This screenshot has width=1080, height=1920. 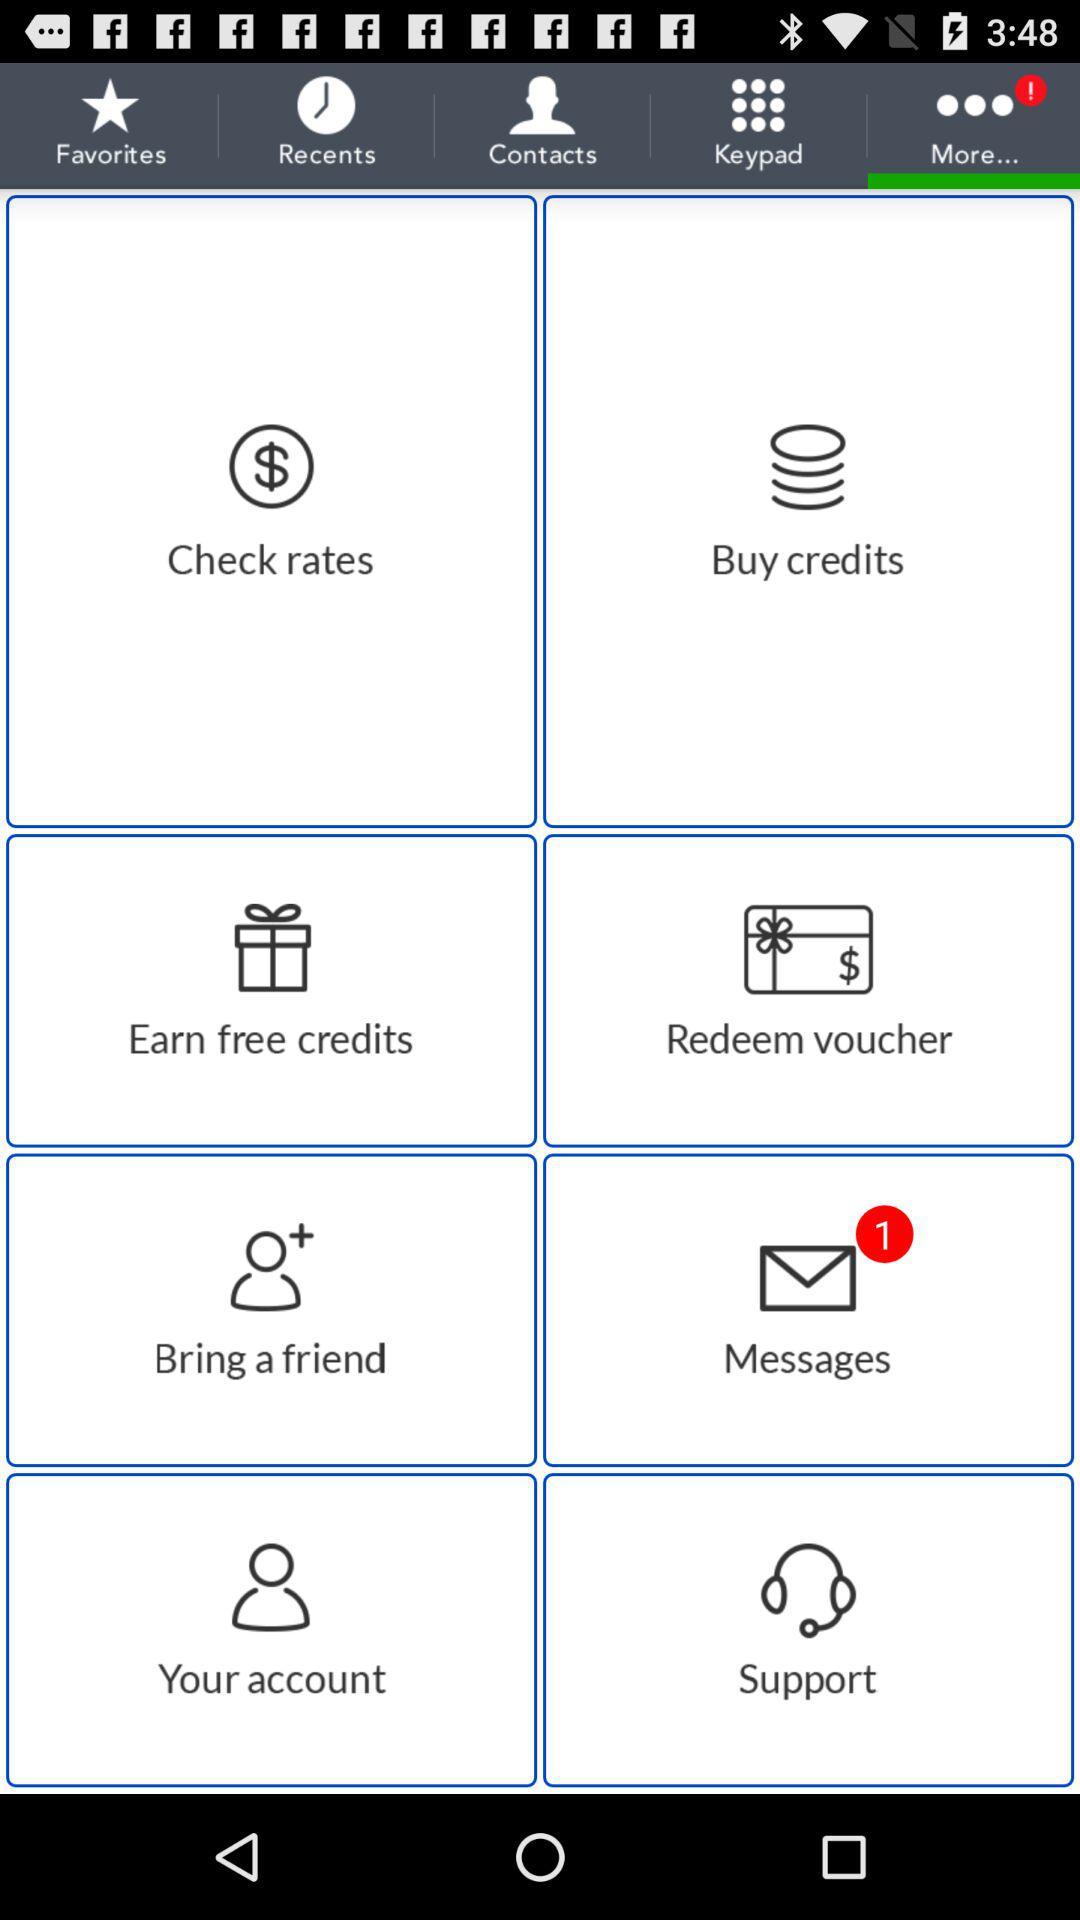 I want to click on account settings, so click(x=271, y=1630).